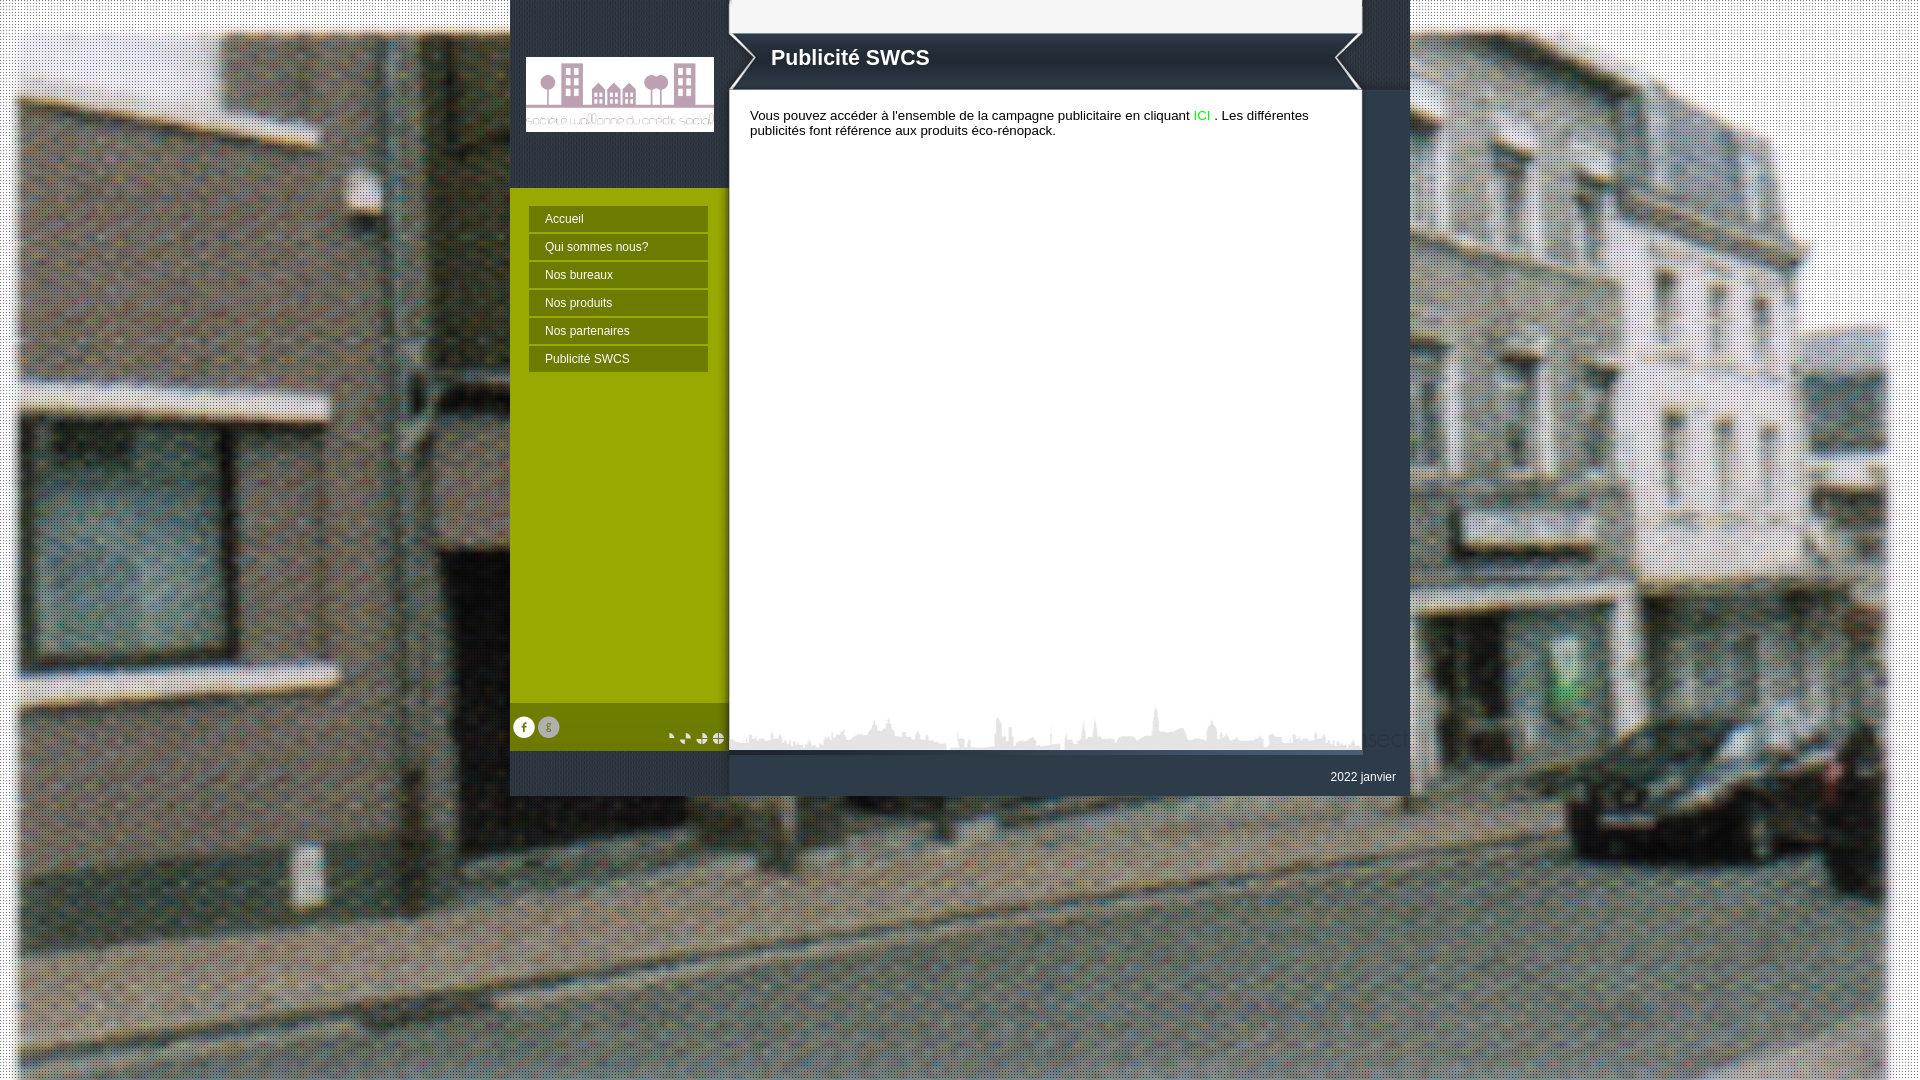  What do you see at coordinates (551, 733) in the screenshot?
I see `' '` at bounding box center [551, 733].